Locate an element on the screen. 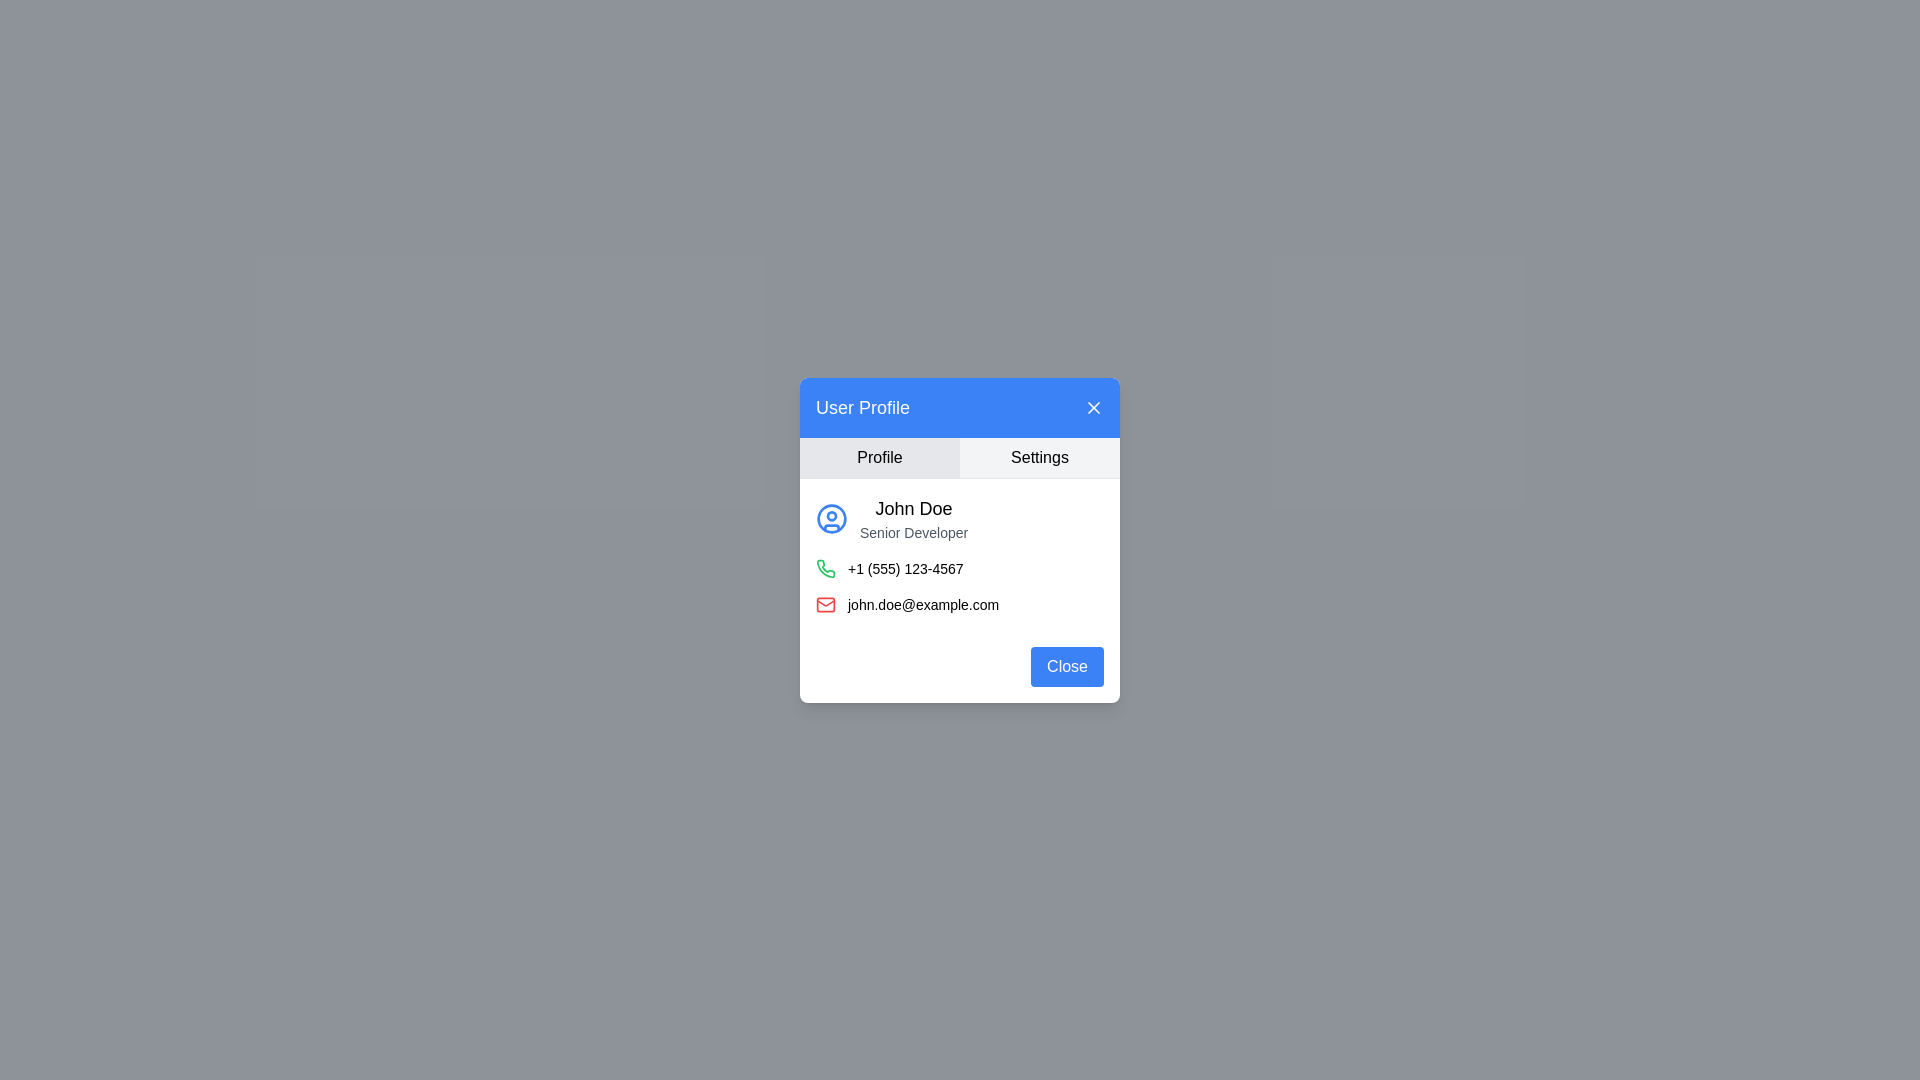  the green-colored phone receiver icon located next to the phone number '+1 (555) 123-4567' in the user profile dialog is located at coordinates (825, 568).